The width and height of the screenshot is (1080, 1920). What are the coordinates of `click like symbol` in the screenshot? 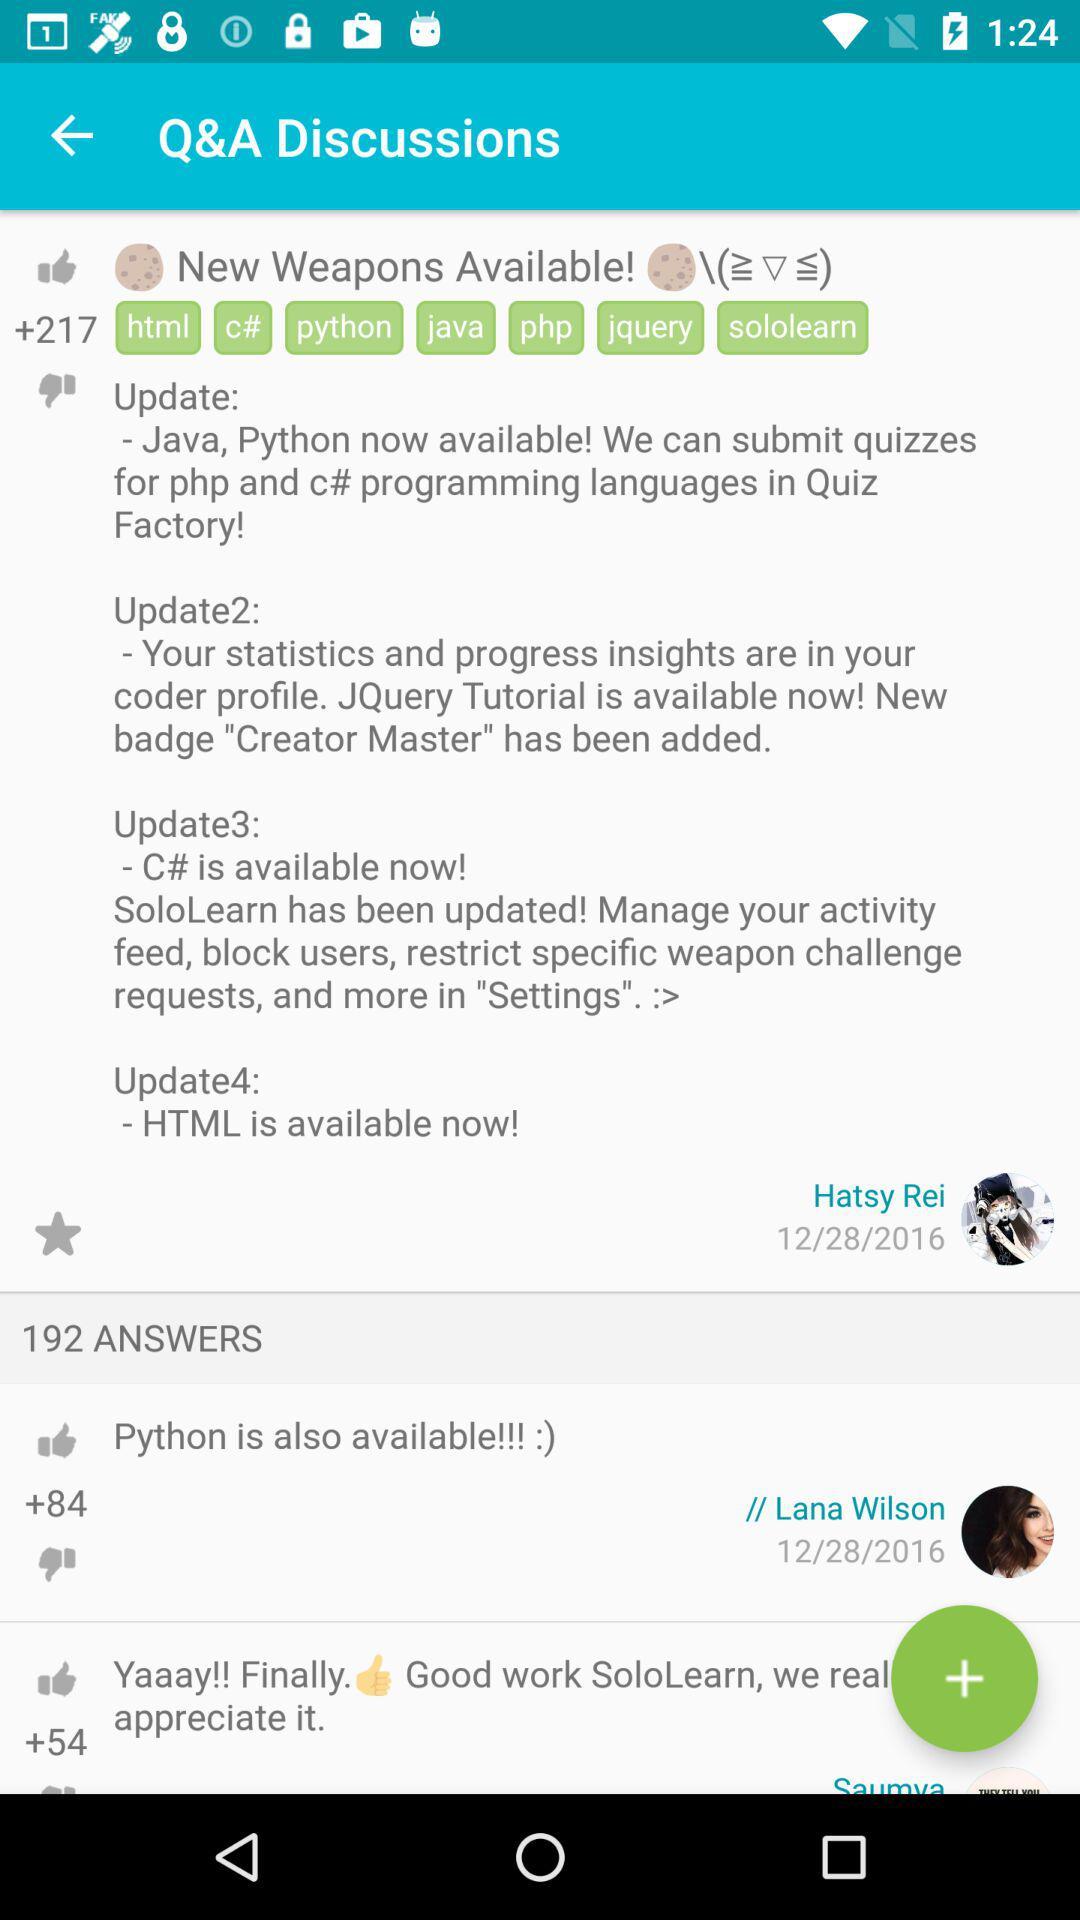 It's located at (55, 1440).